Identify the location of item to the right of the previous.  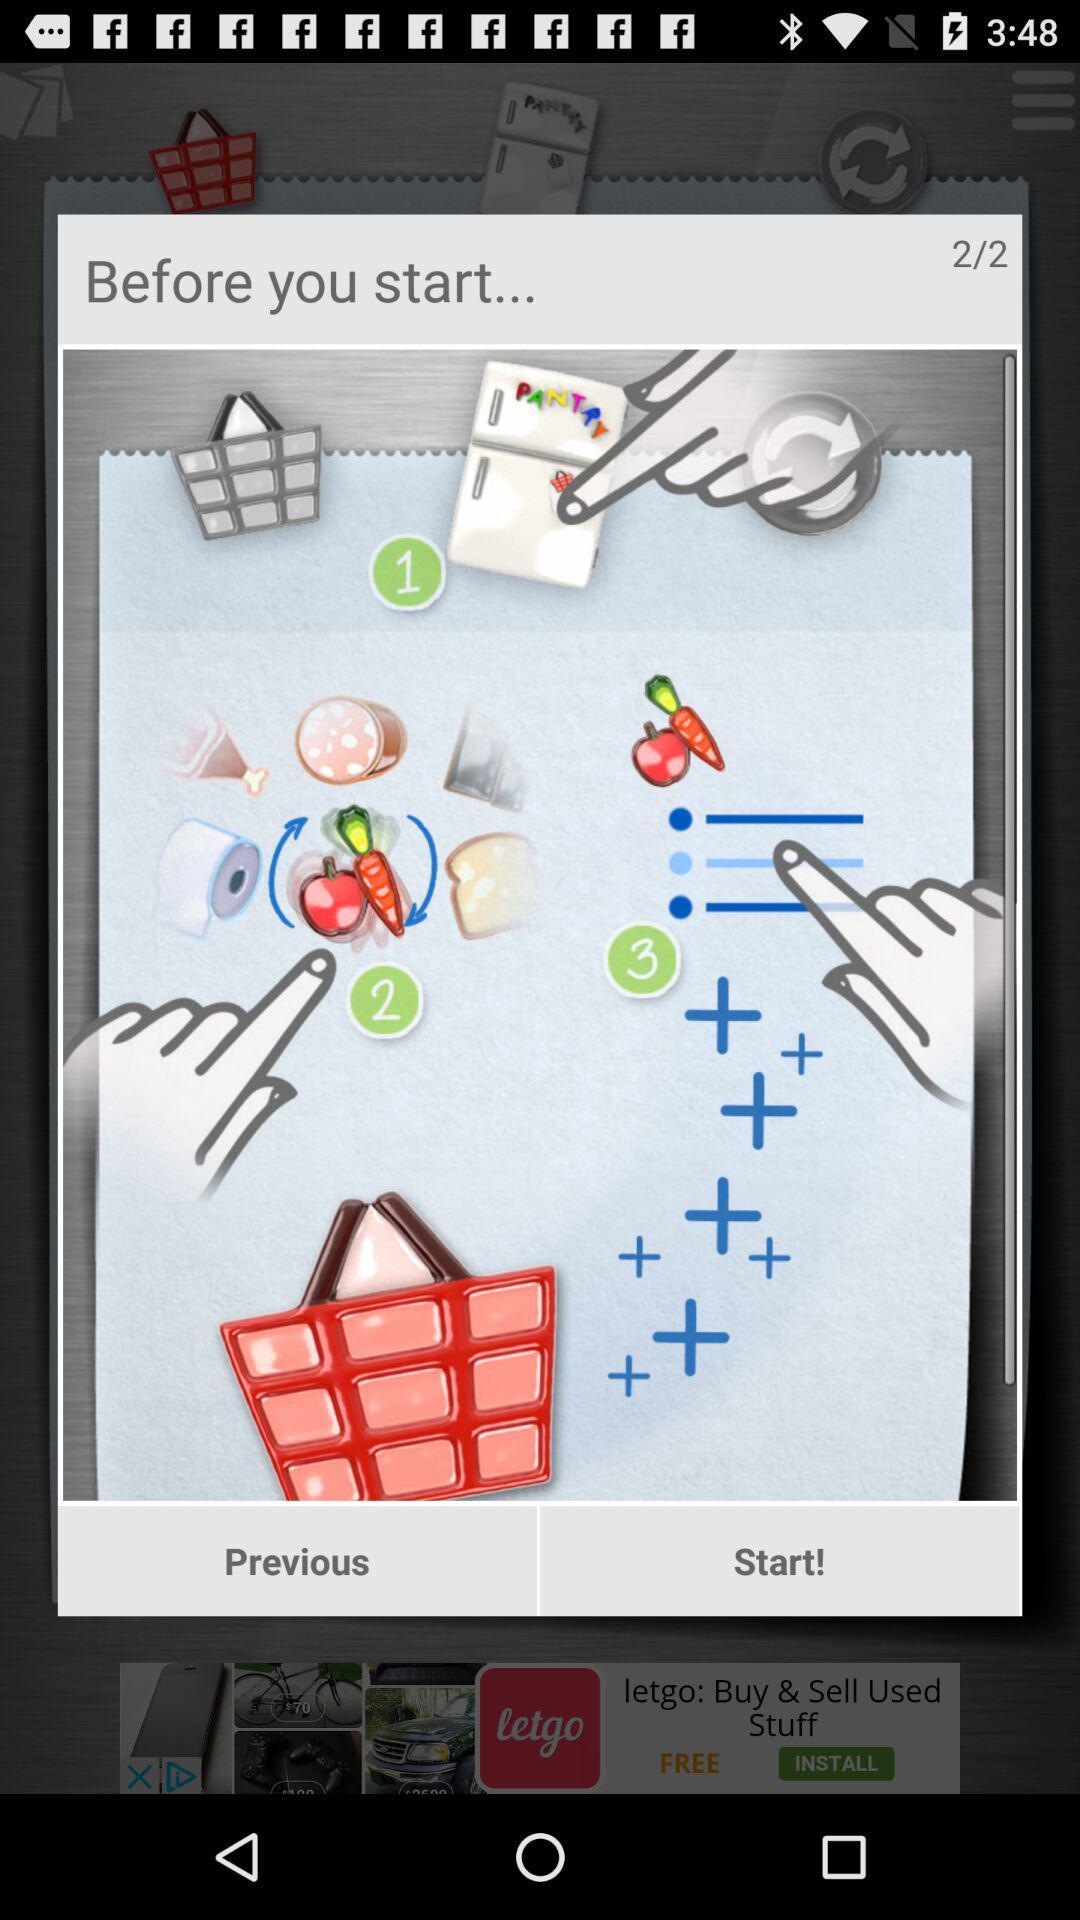
(778, 1560).